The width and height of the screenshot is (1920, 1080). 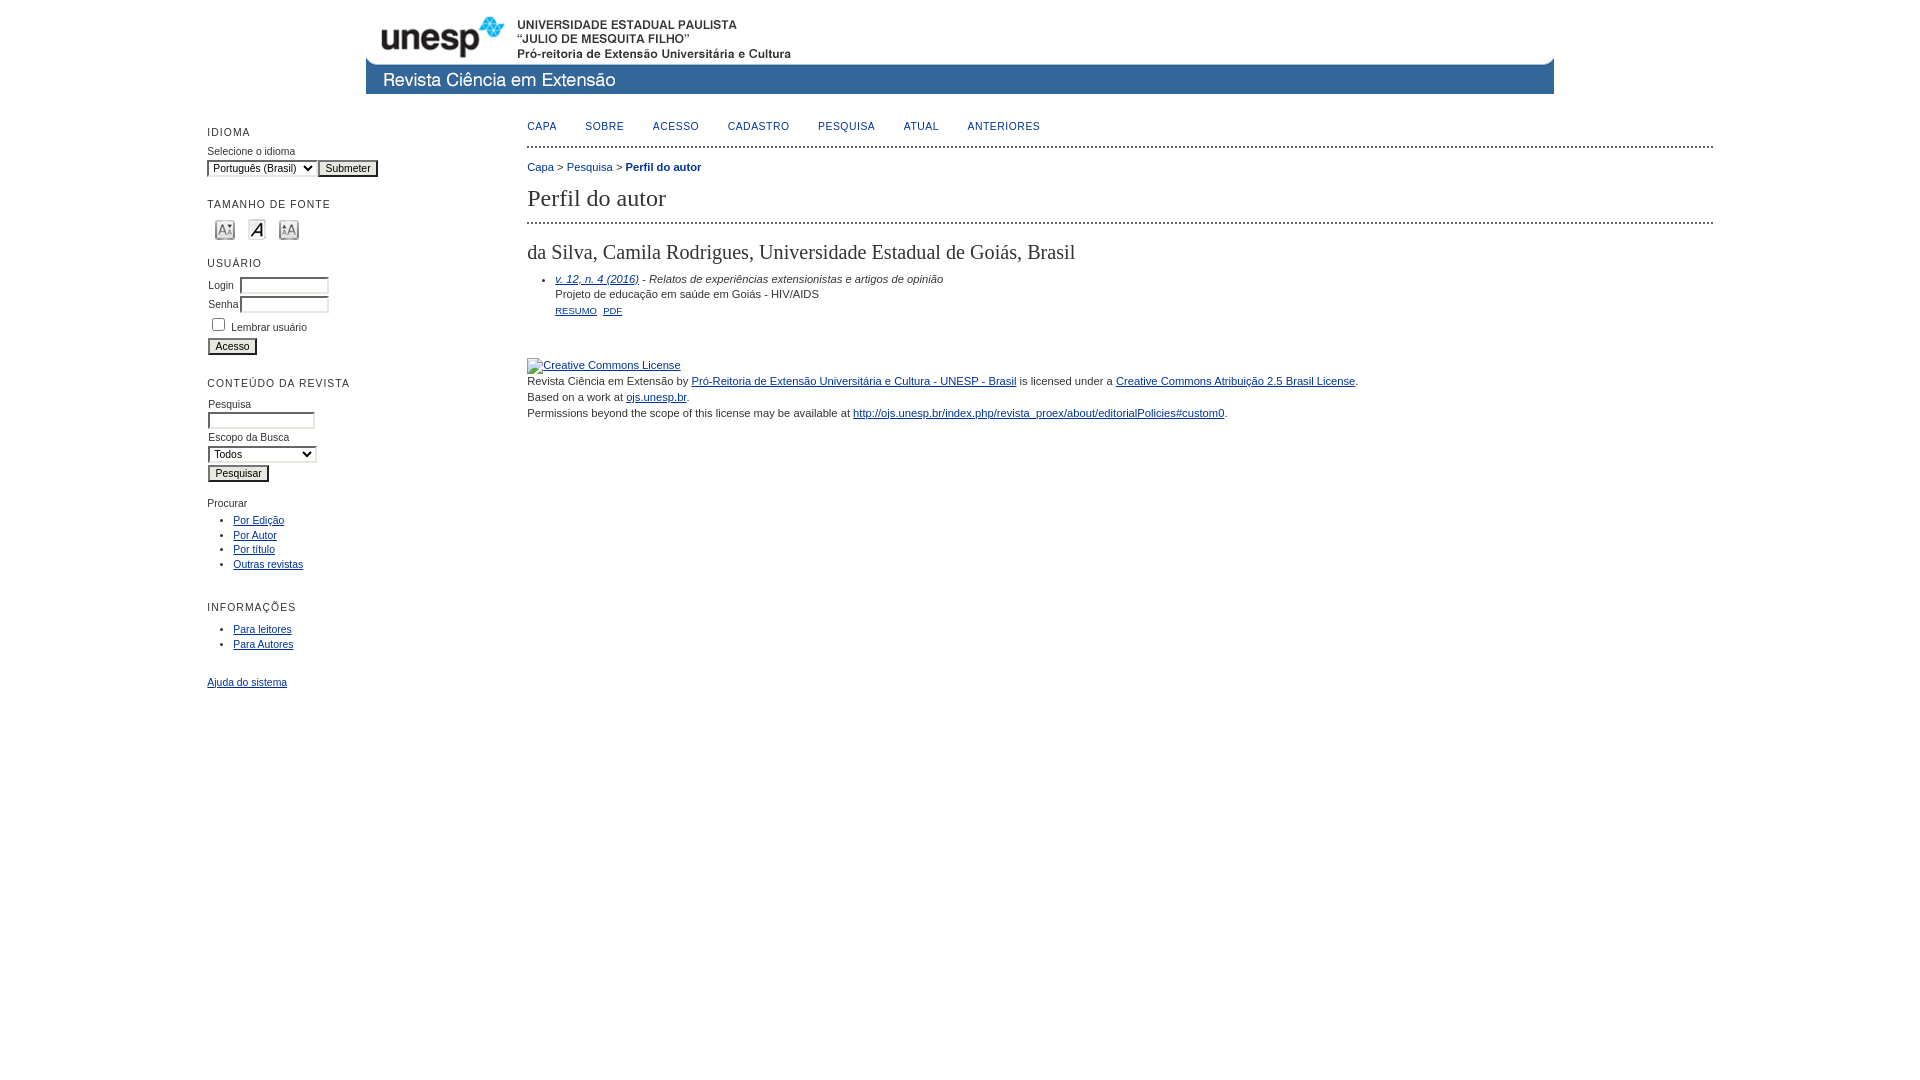 I want to click on 'Perfil do autor', so click(x=624, y=165).